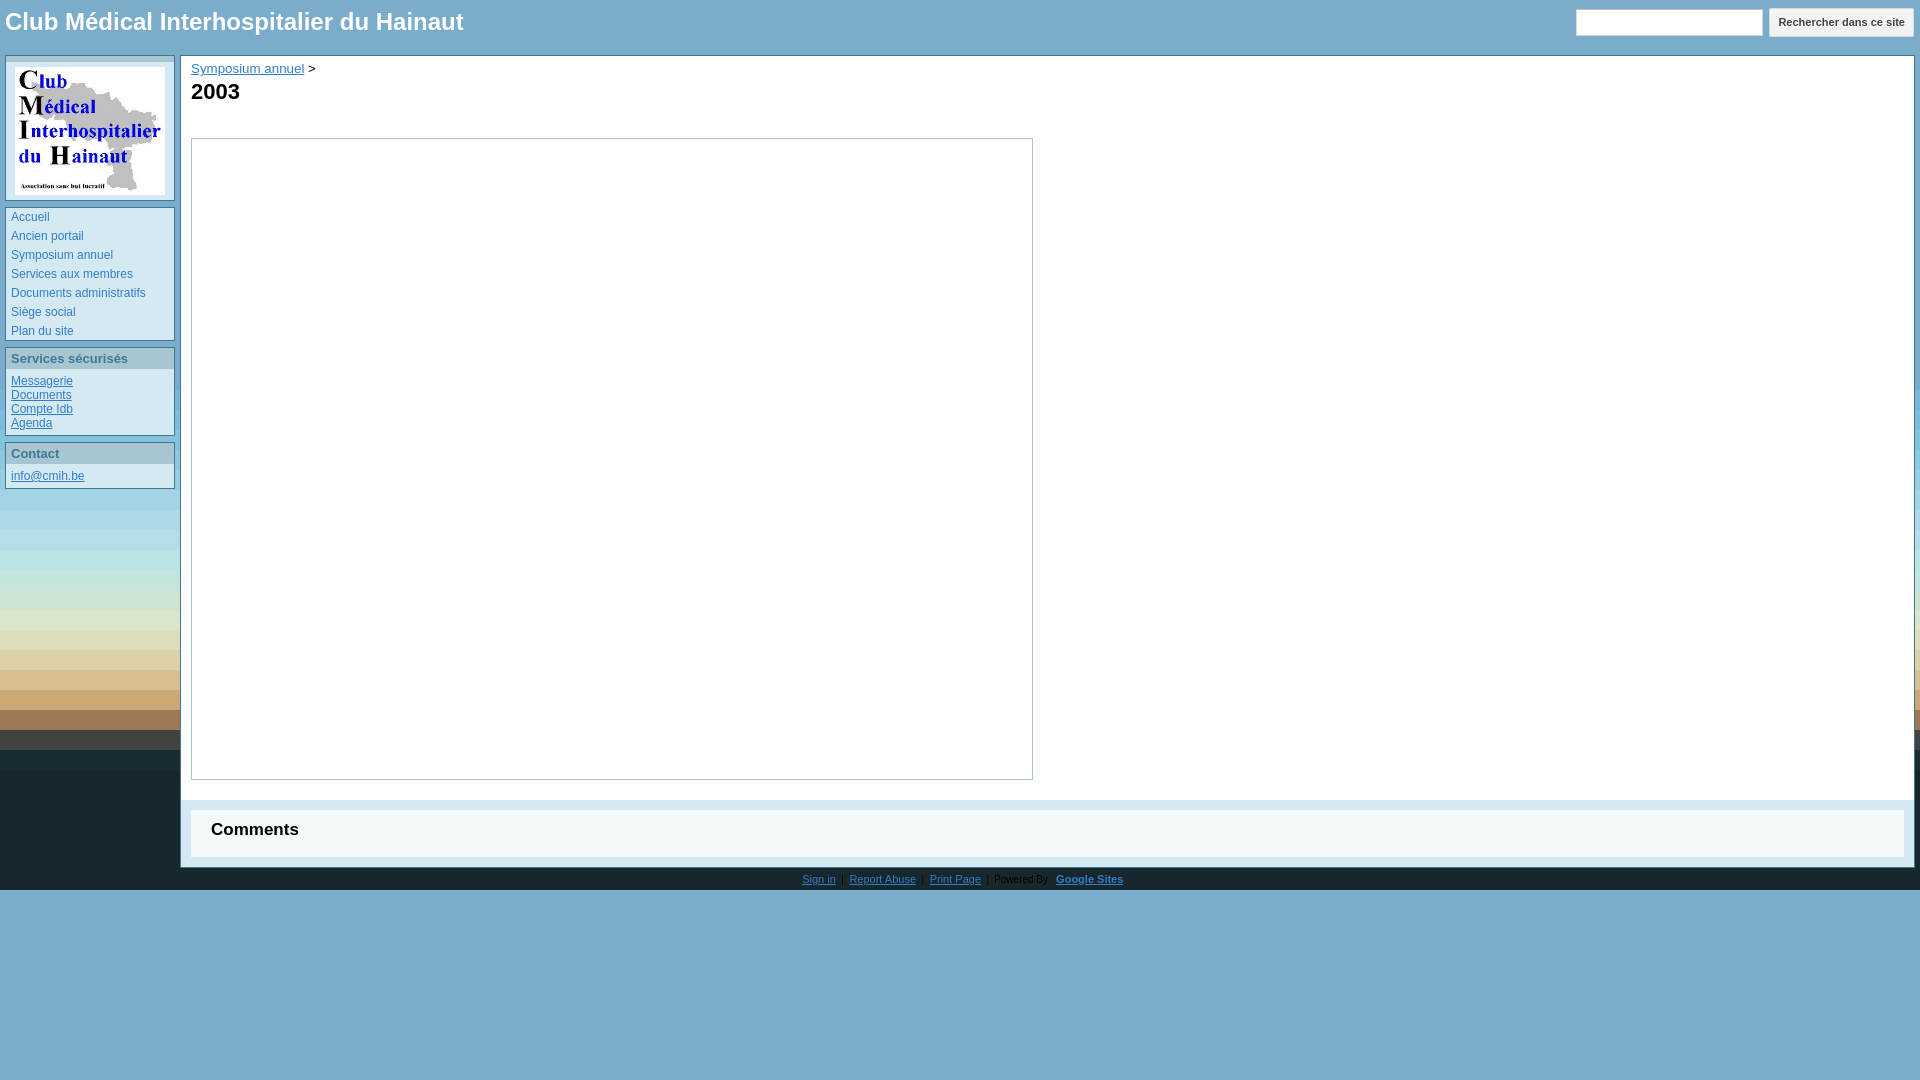  I want to click on 'info@cmih.be', so click(10, 475).